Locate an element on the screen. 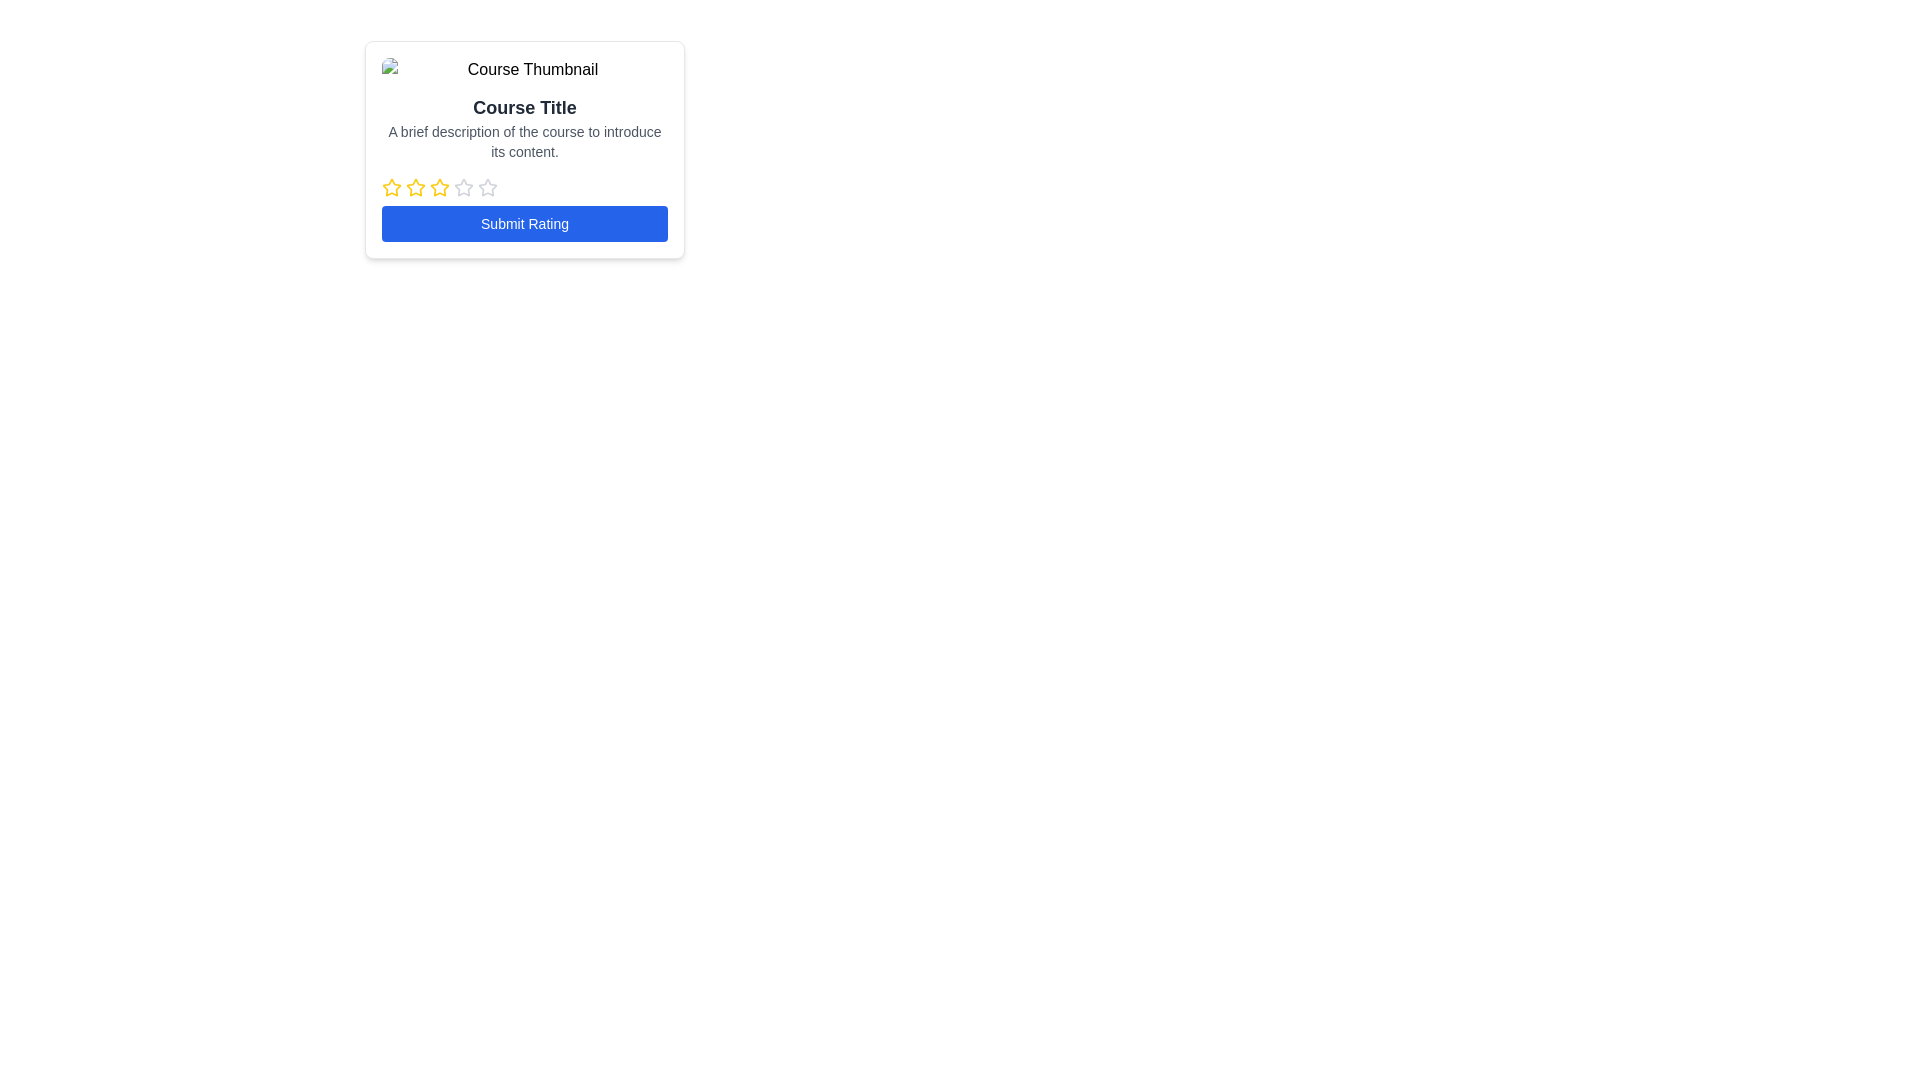 The width and height of the screenshot is (1920, 1080). the fourth star-shaped icon from the left in the row of five stars, styled in light gray color is located at coordinates (488, 187).